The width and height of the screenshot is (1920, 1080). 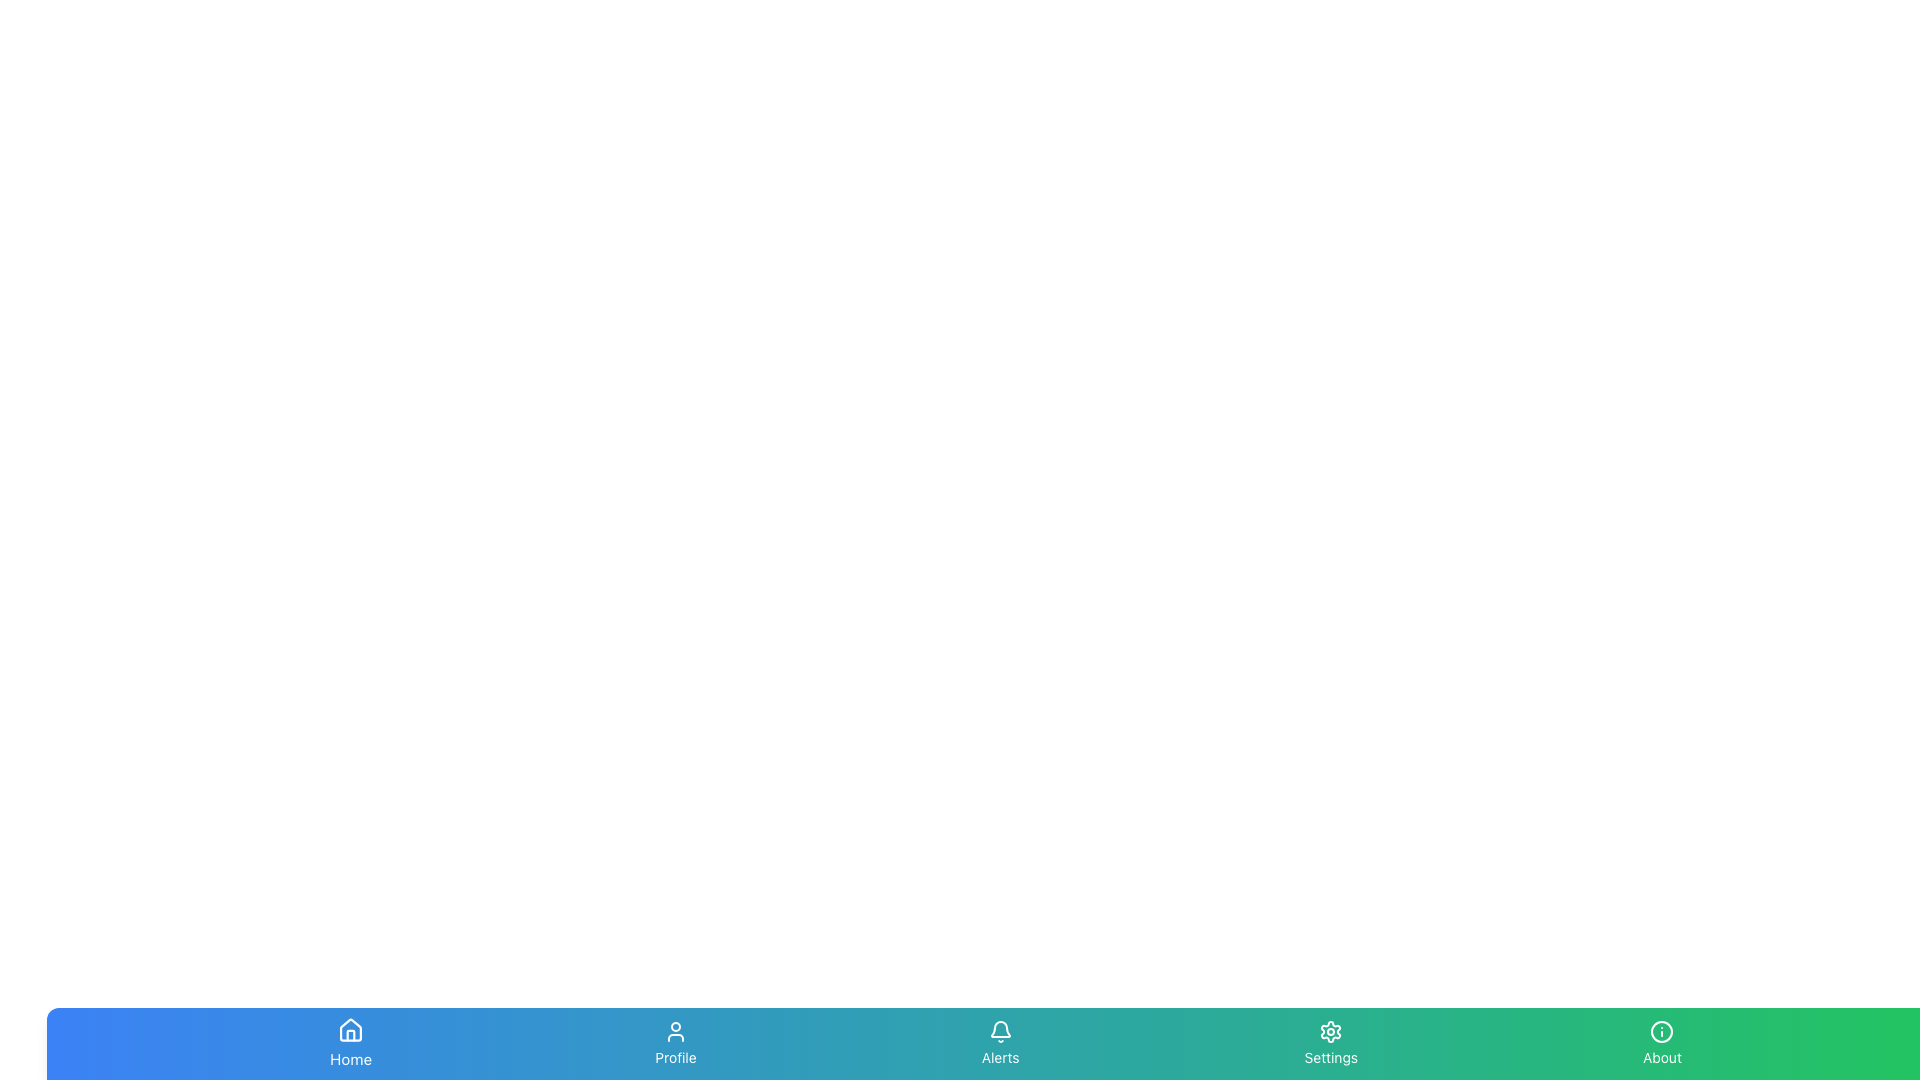 I want to click on the stylized house icon, which is part of the 'Home' button in the bottom navigation bar, so click(x=351, y=1030).